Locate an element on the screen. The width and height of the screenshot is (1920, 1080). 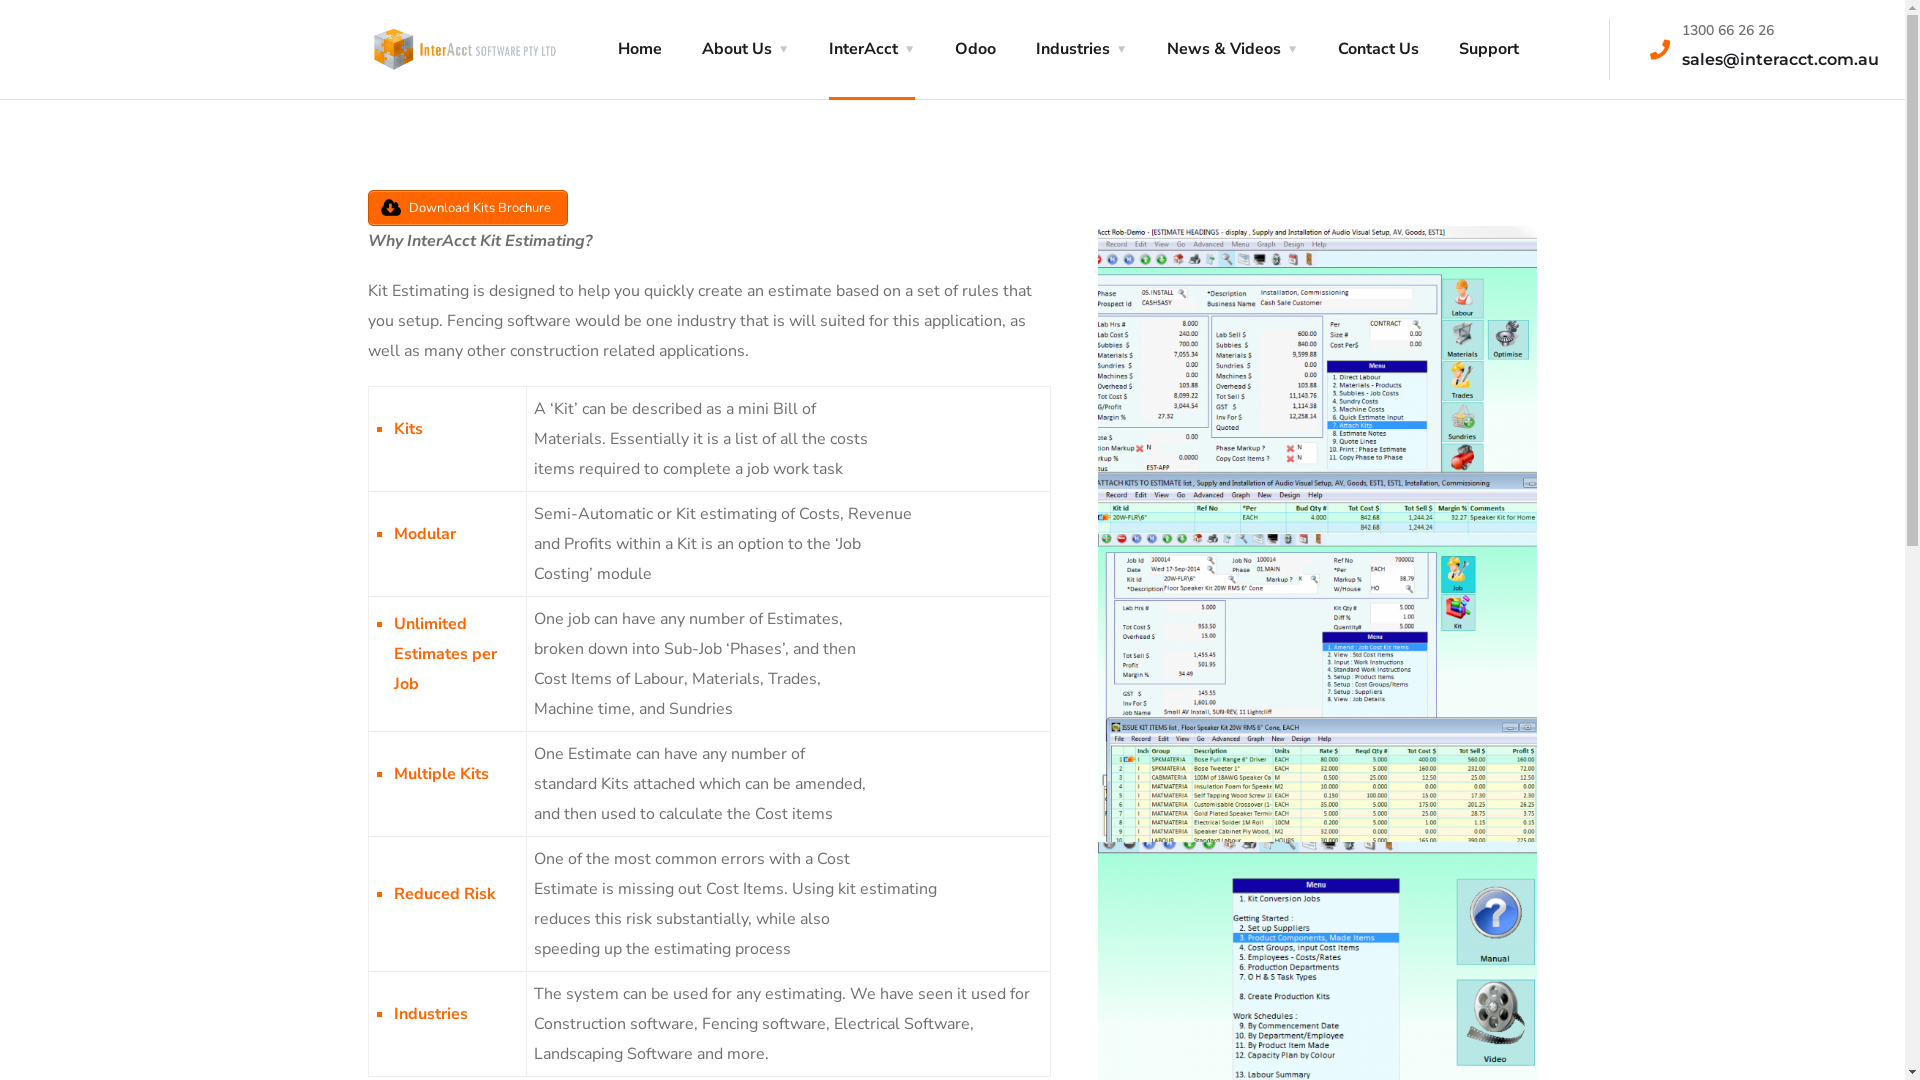
'Odoo' is located at coordinates (974, 48).